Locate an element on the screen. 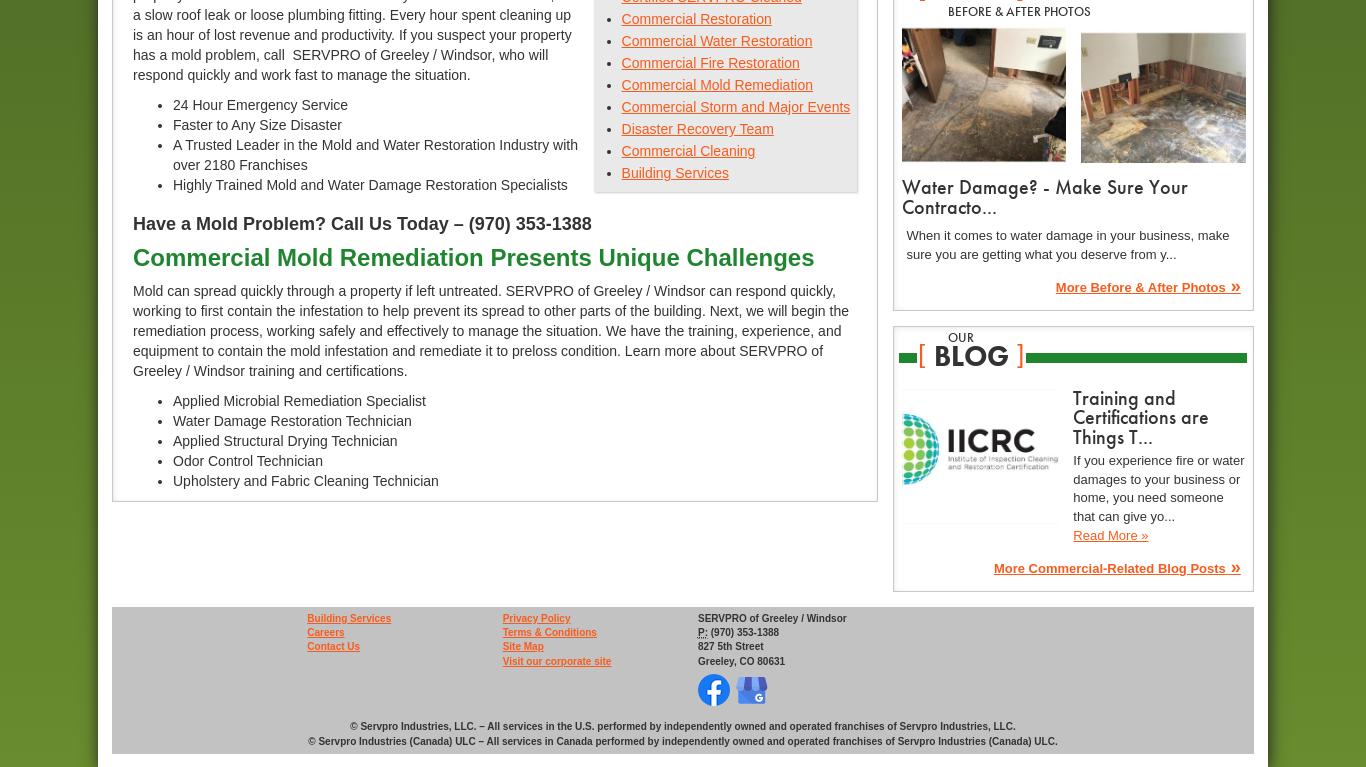 This screenshot has width=1366, height=767. 'Water Damage Restoration Technician' is located at coordinates (292, 420).